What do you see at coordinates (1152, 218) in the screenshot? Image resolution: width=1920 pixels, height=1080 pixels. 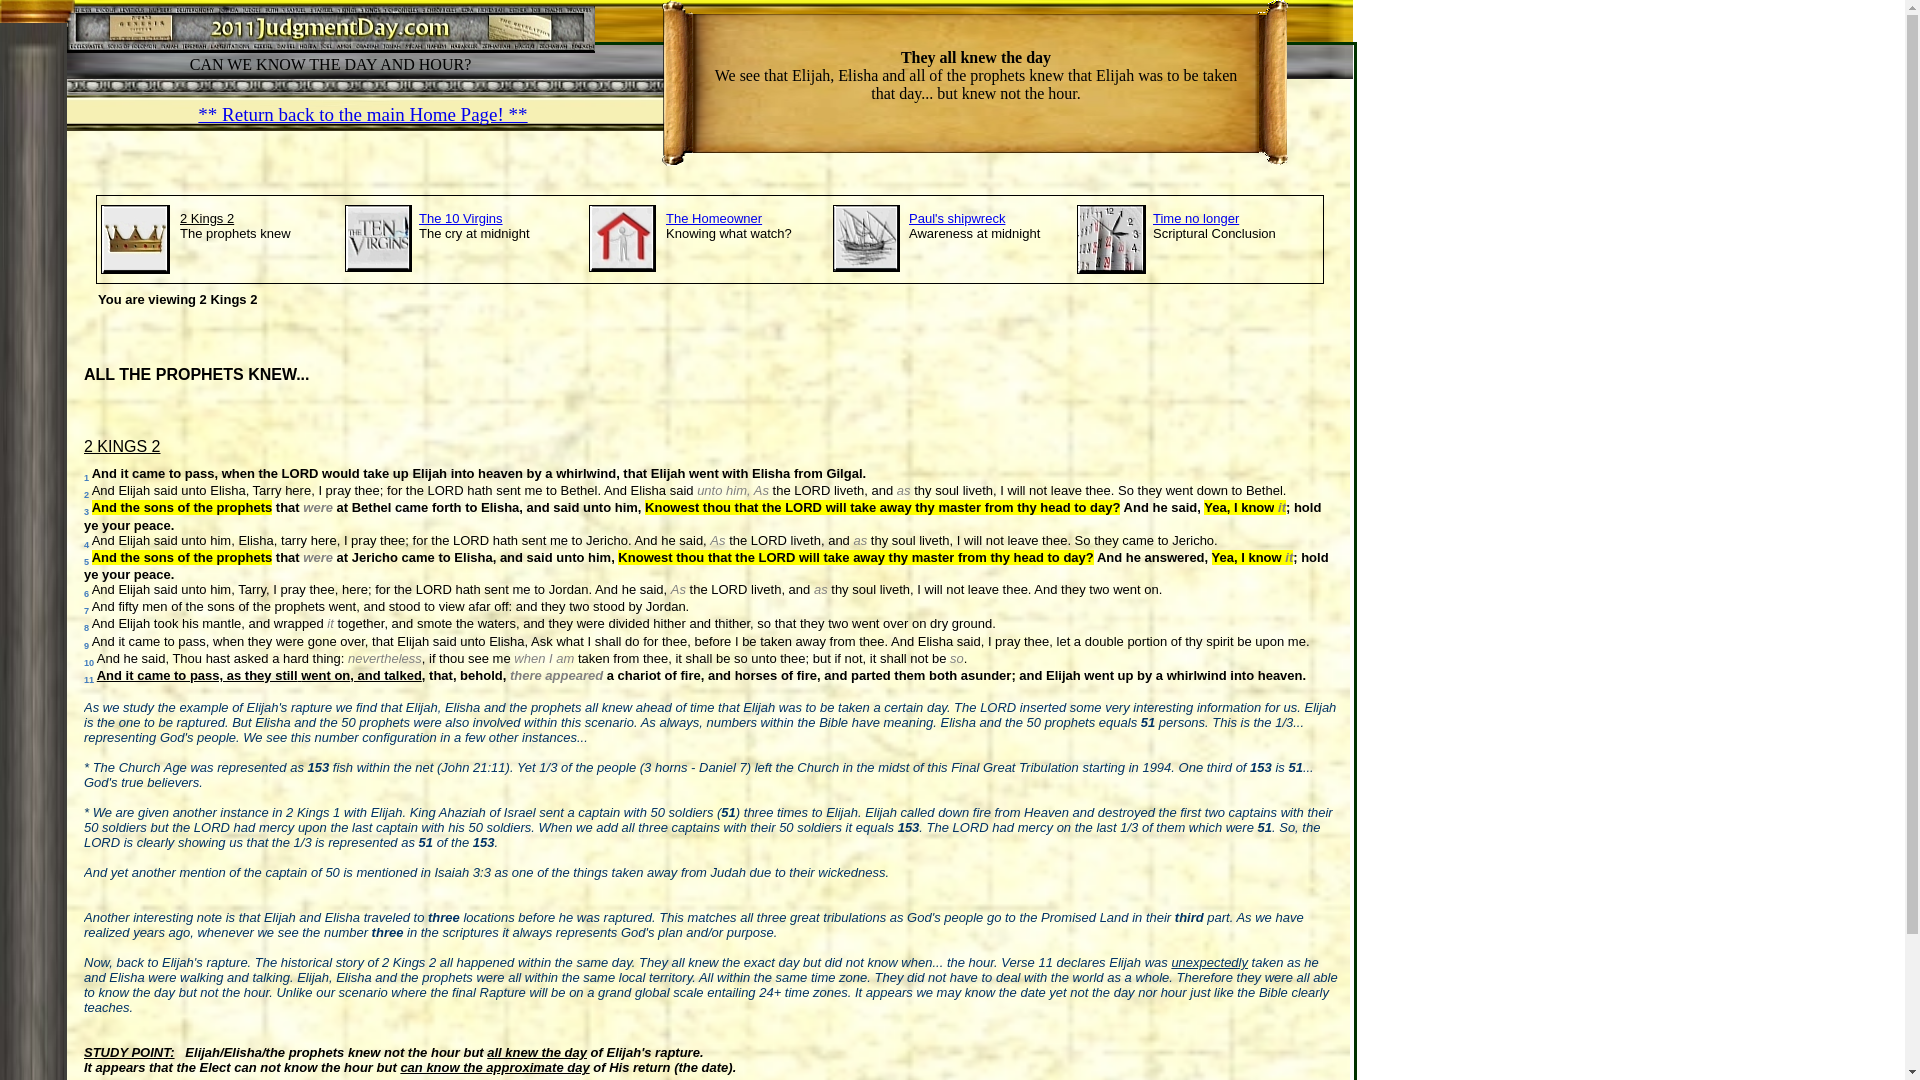 I see `'Time no longer'` at bounding box center [1152, 218].